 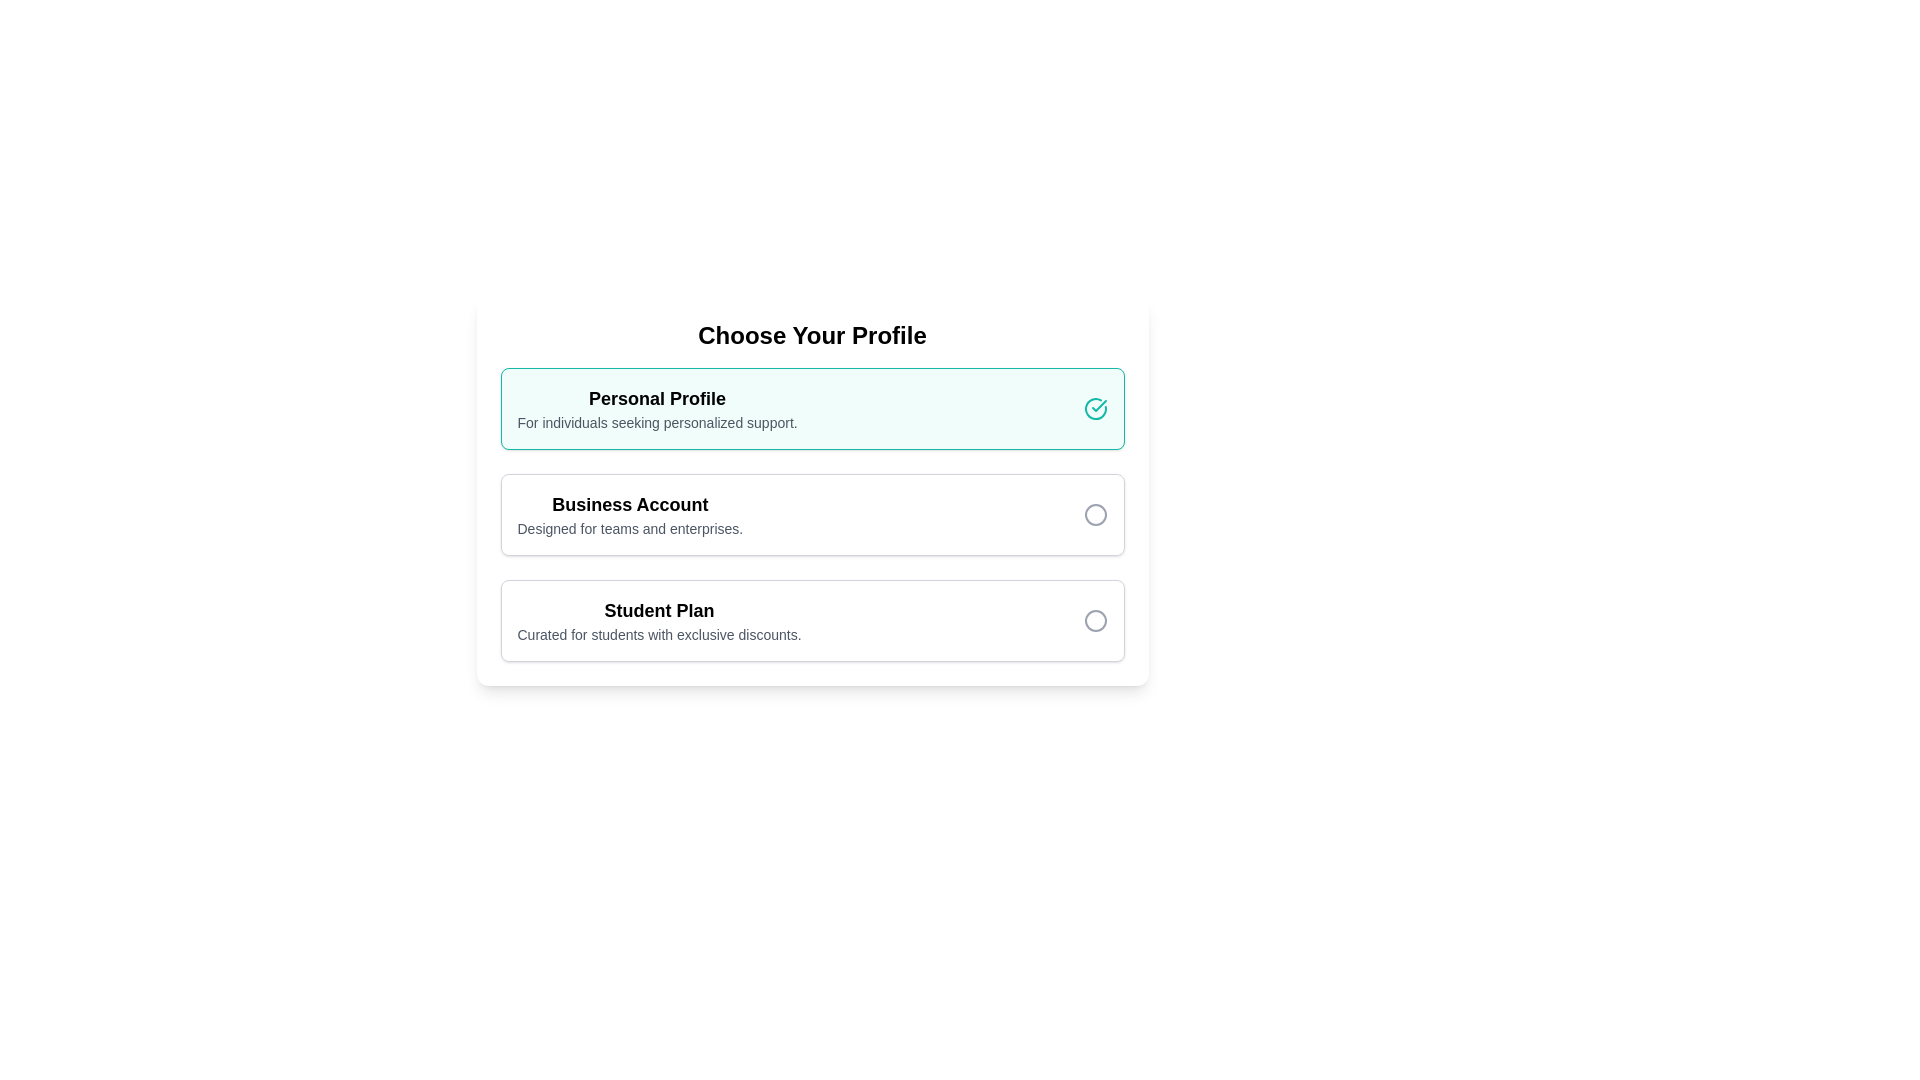 I want to click on the 'Business Account' text label, which is the main heading of the second profile option in the vertically stacked list of profile options, so click(x=629, y=504).